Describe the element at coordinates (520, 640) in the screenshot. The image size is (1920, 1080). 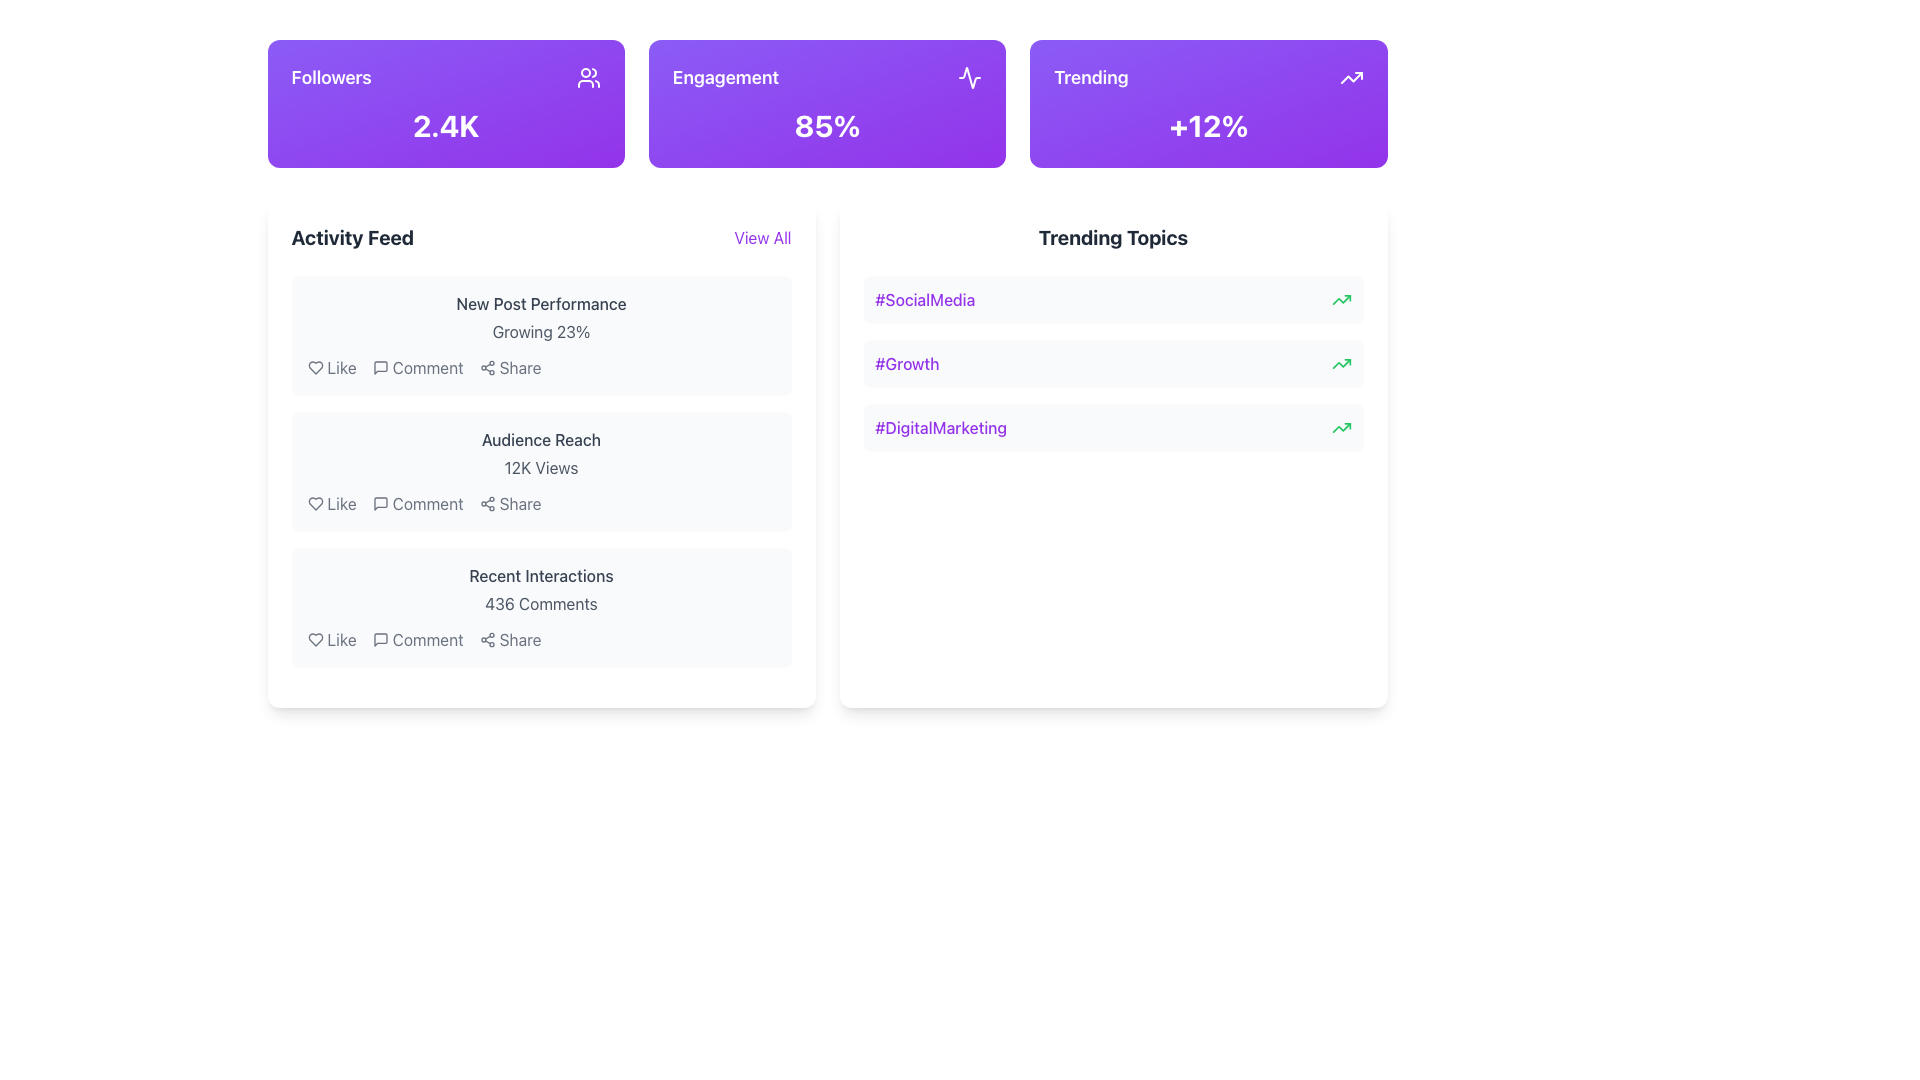
I see `the Text label indicating shareable content in the last card of the 'Activity Feed' section, located to the right of the 'Comment' text` at that location.